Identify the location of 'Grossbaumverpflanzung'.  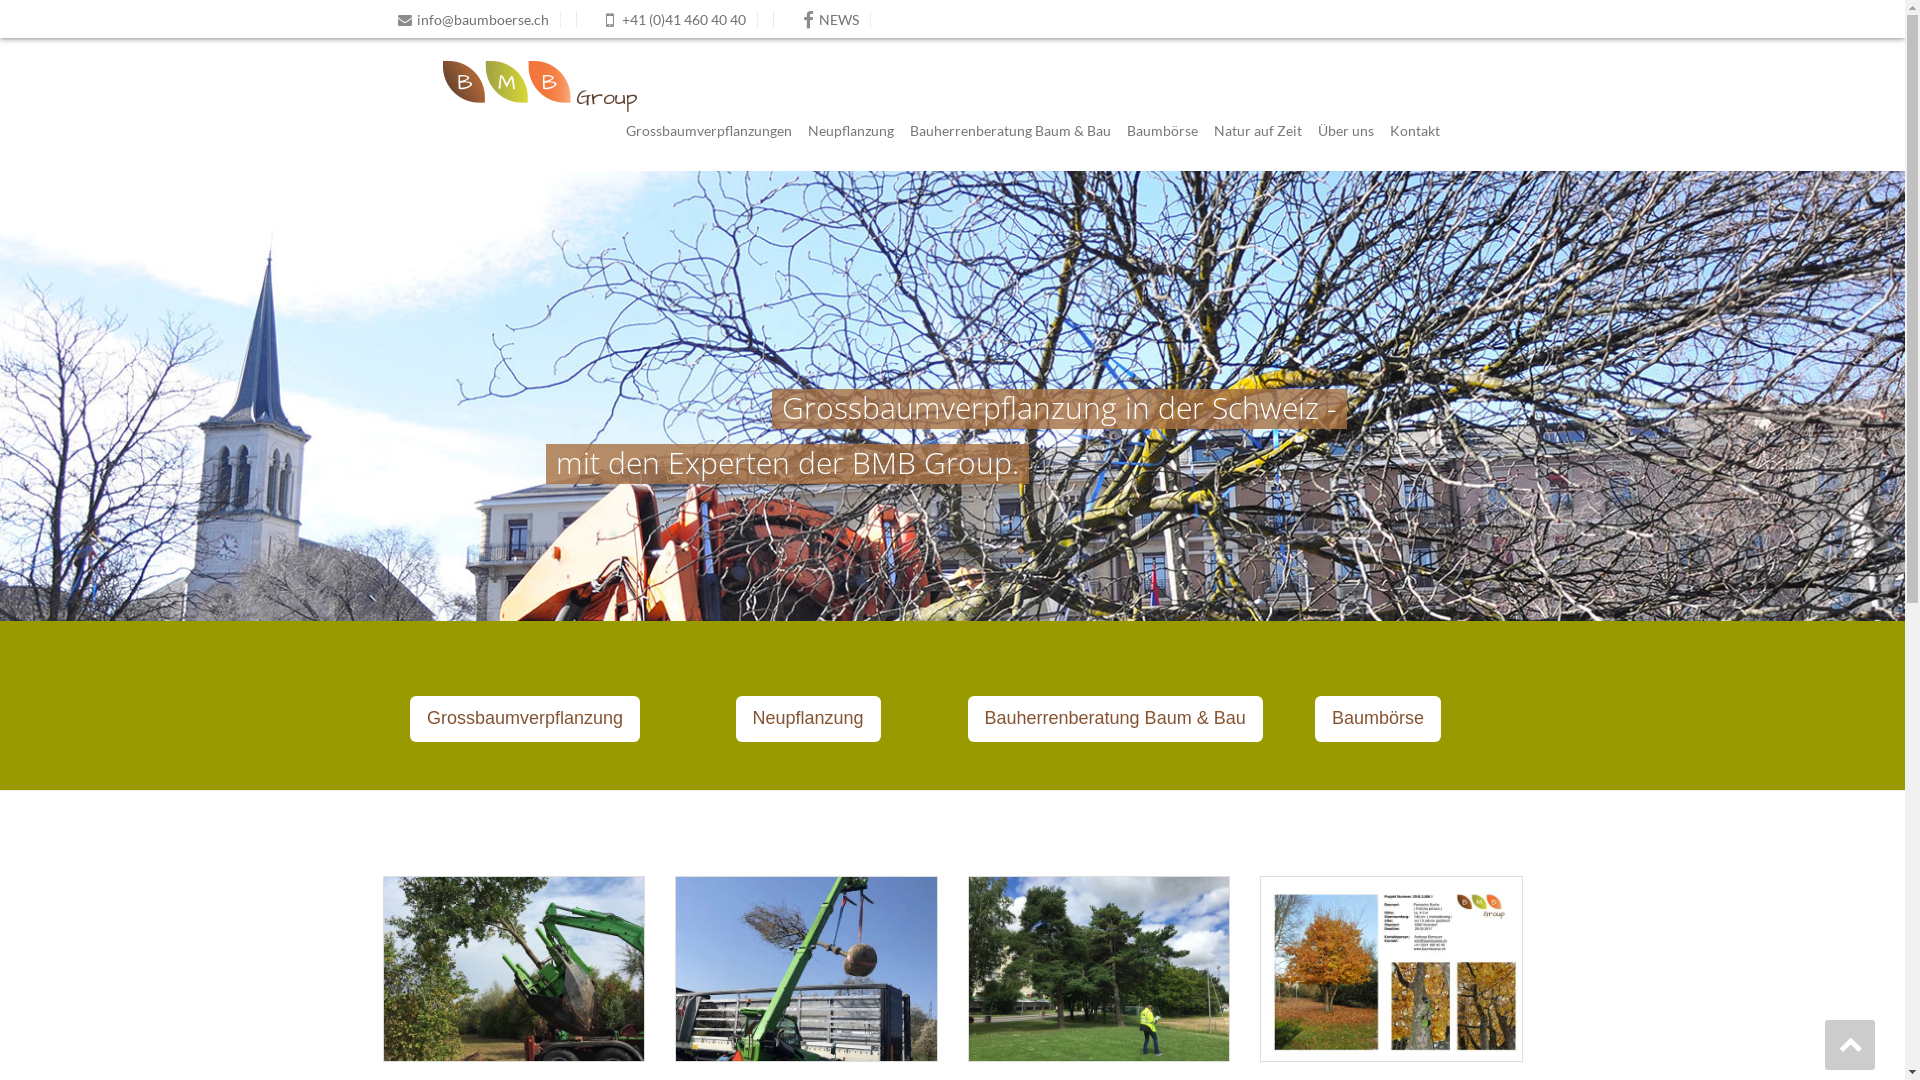
(408, 717).